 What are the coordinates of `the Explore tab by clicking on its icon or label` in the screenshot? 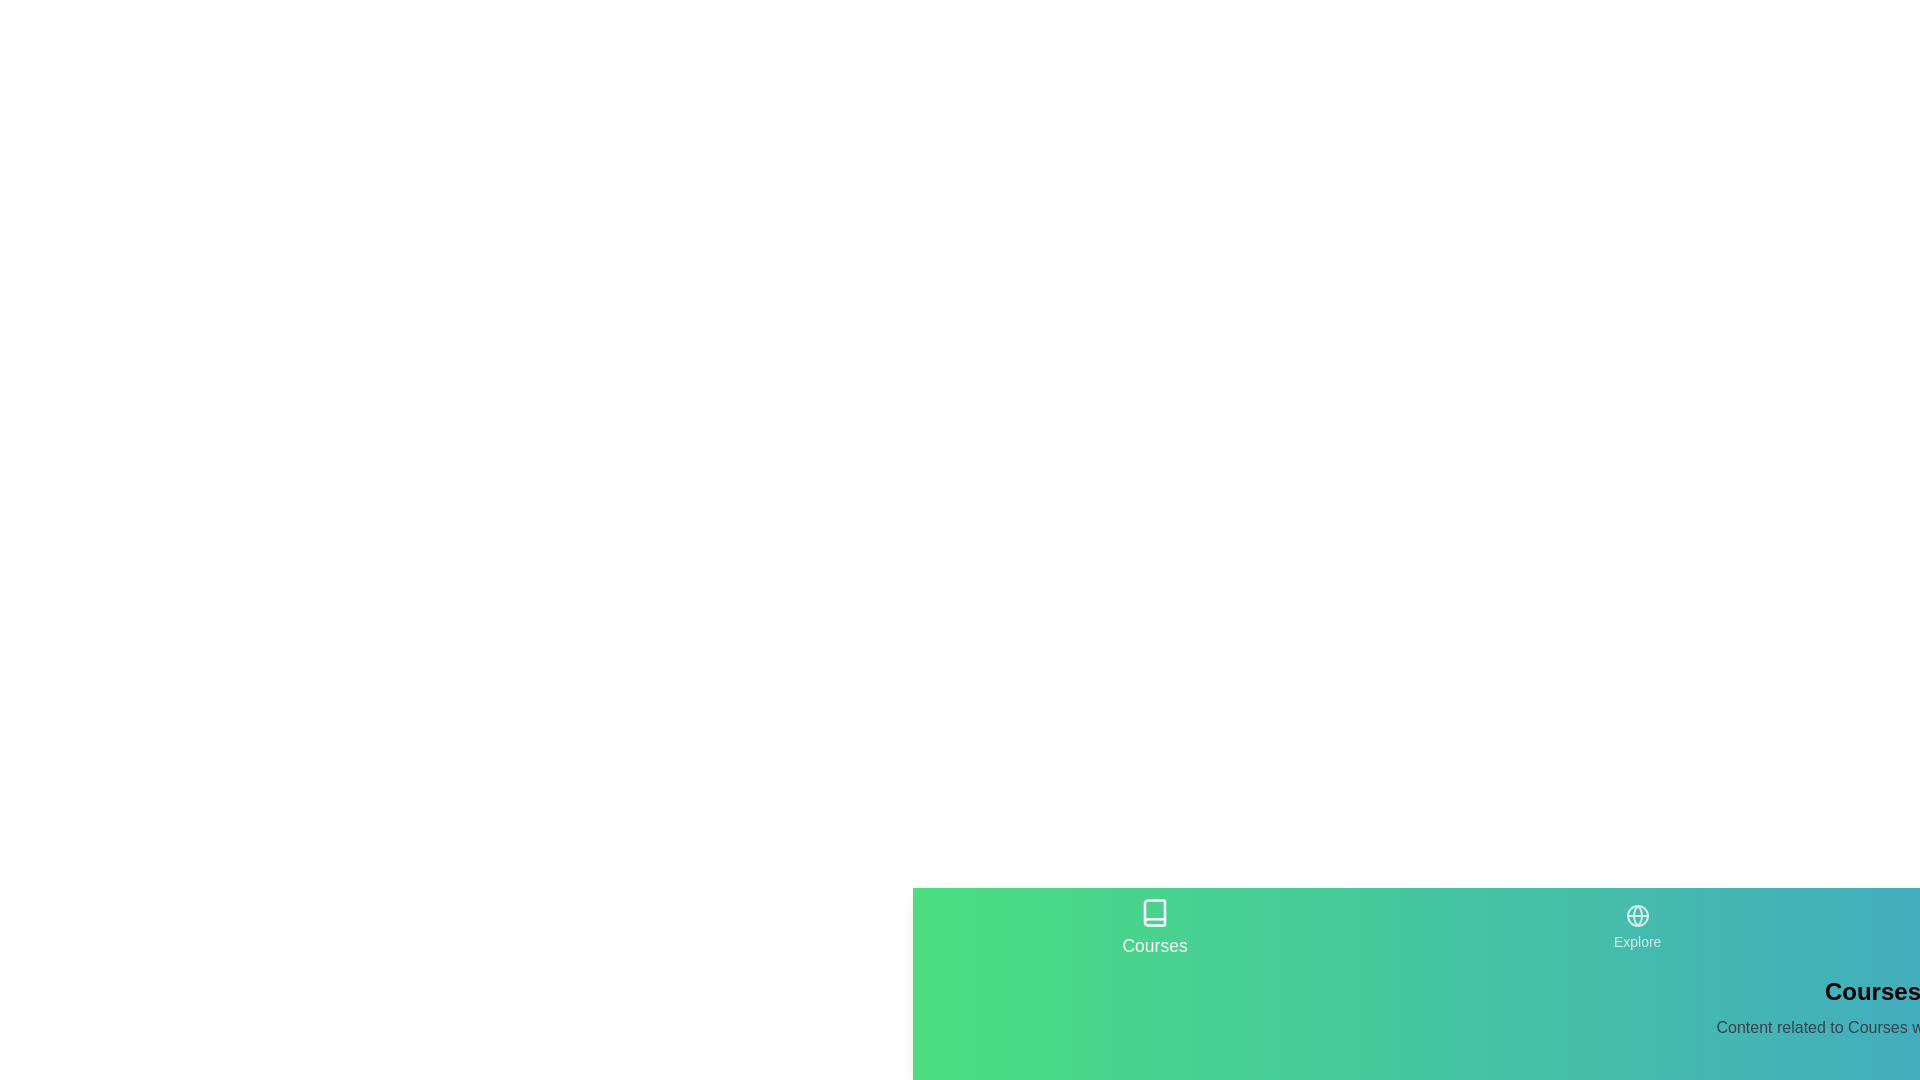 It's located at (1636, 928).